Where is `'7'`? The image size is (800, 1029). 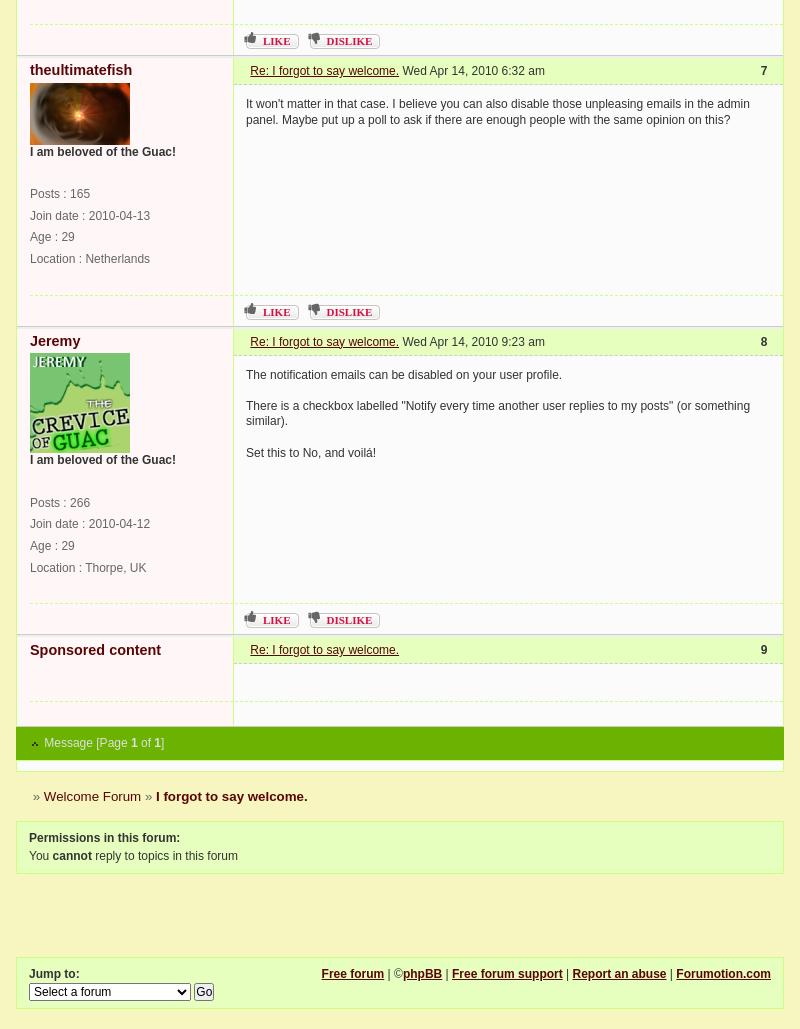
'7' is located at coordinates (763, 71).